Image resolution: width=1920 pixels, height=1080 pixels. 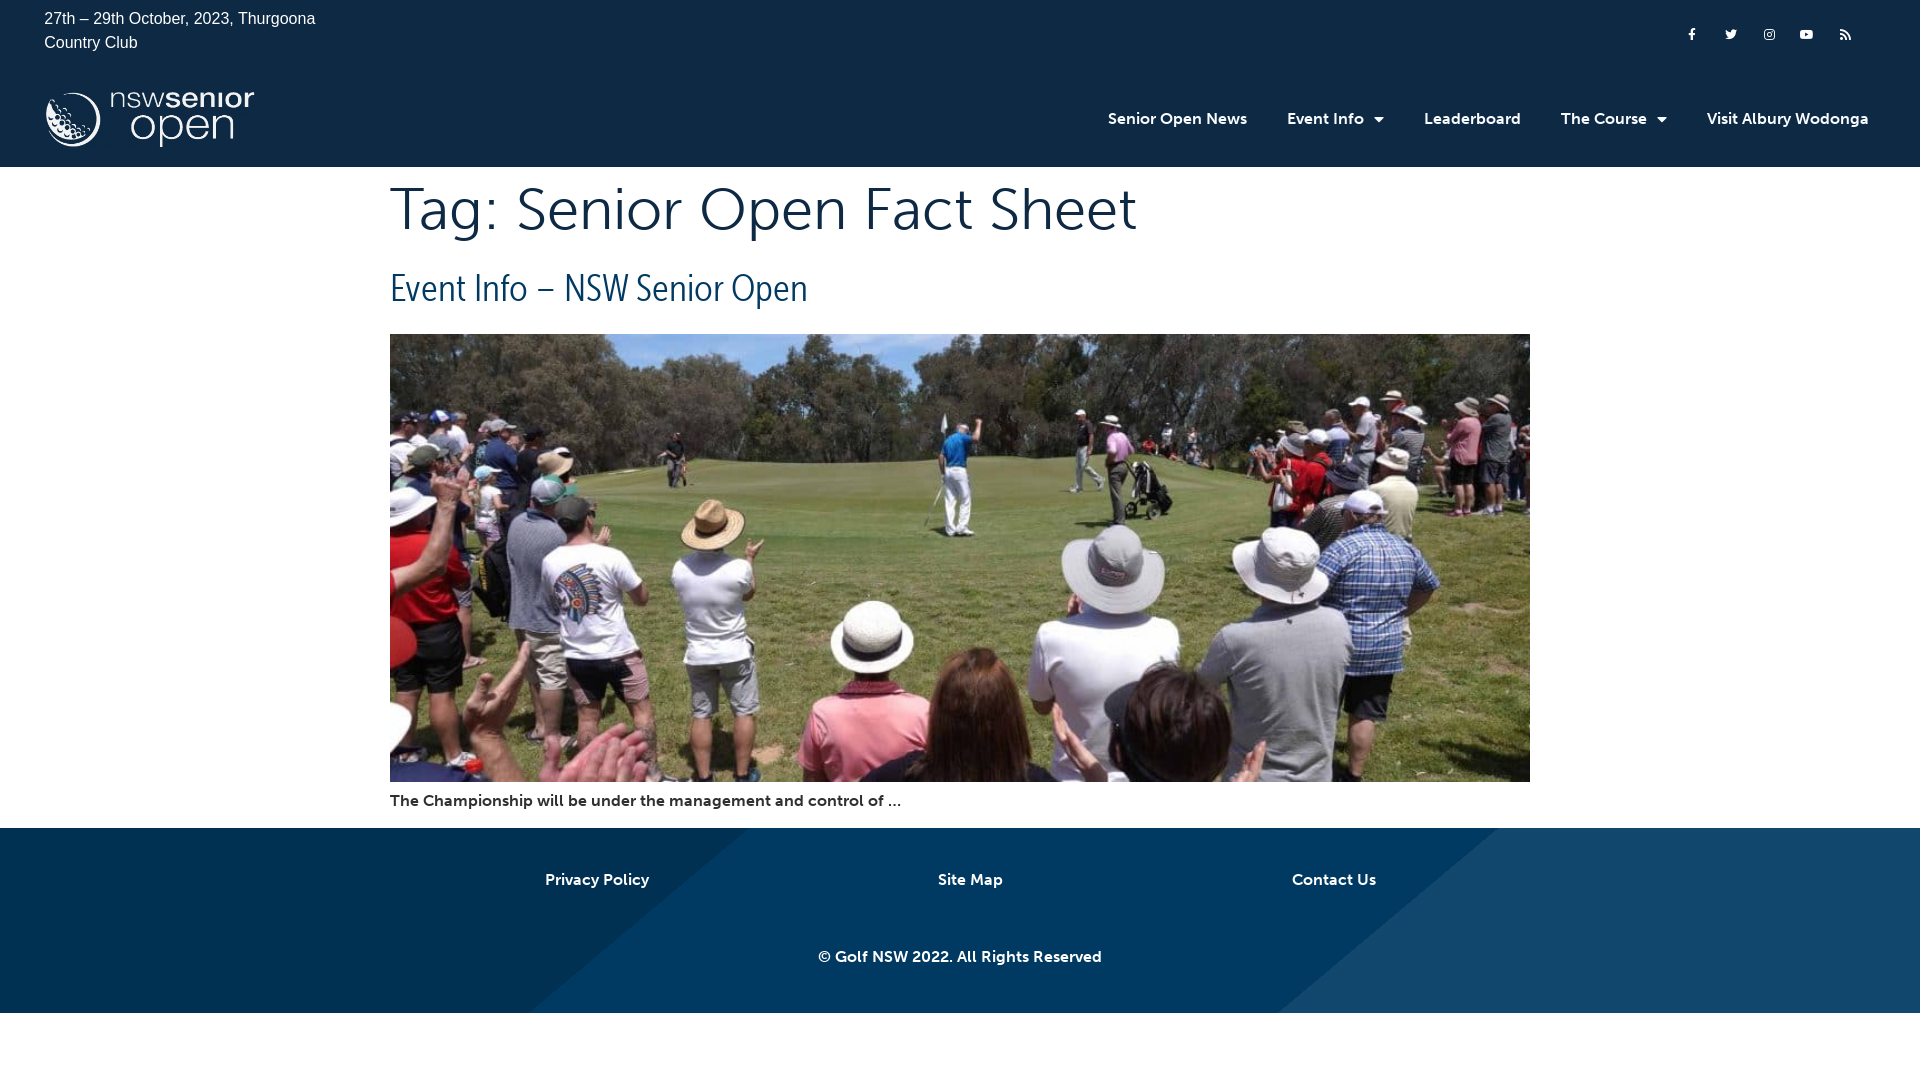 I want to click on 'Visit Albury Wodonga', so click(x=1788, y=119).